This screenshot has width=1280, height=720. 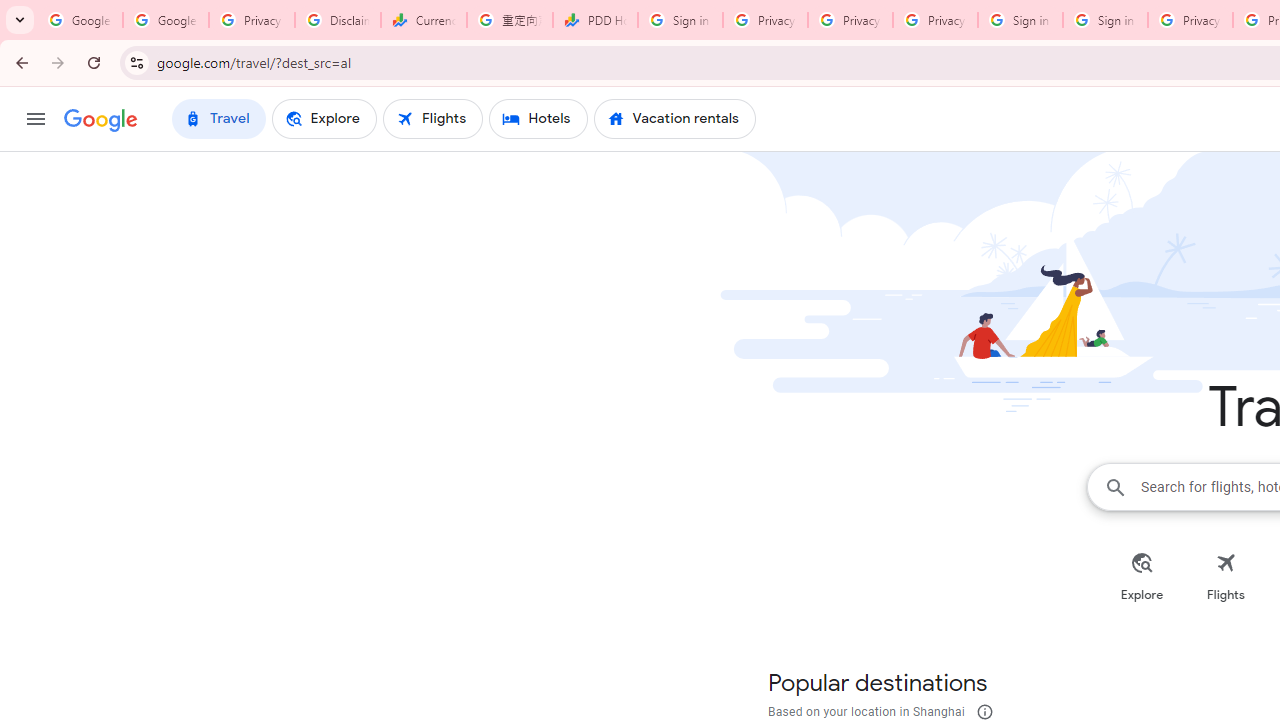 What do you see at coordinates (674, 119) in the screenshot?
I see `'Vacation rentals'` at bounding box center [674, 119].